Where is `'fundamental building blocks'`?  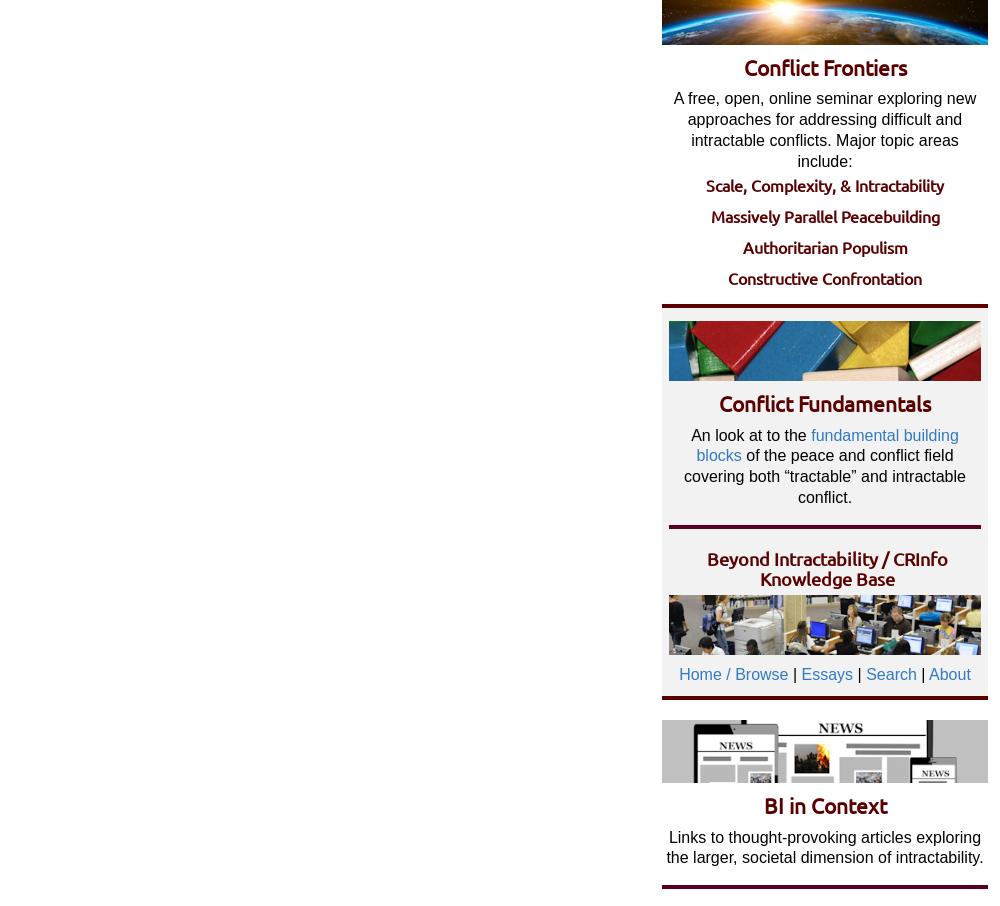 'fundamental building blocks' is located at coordinates (826, 445).